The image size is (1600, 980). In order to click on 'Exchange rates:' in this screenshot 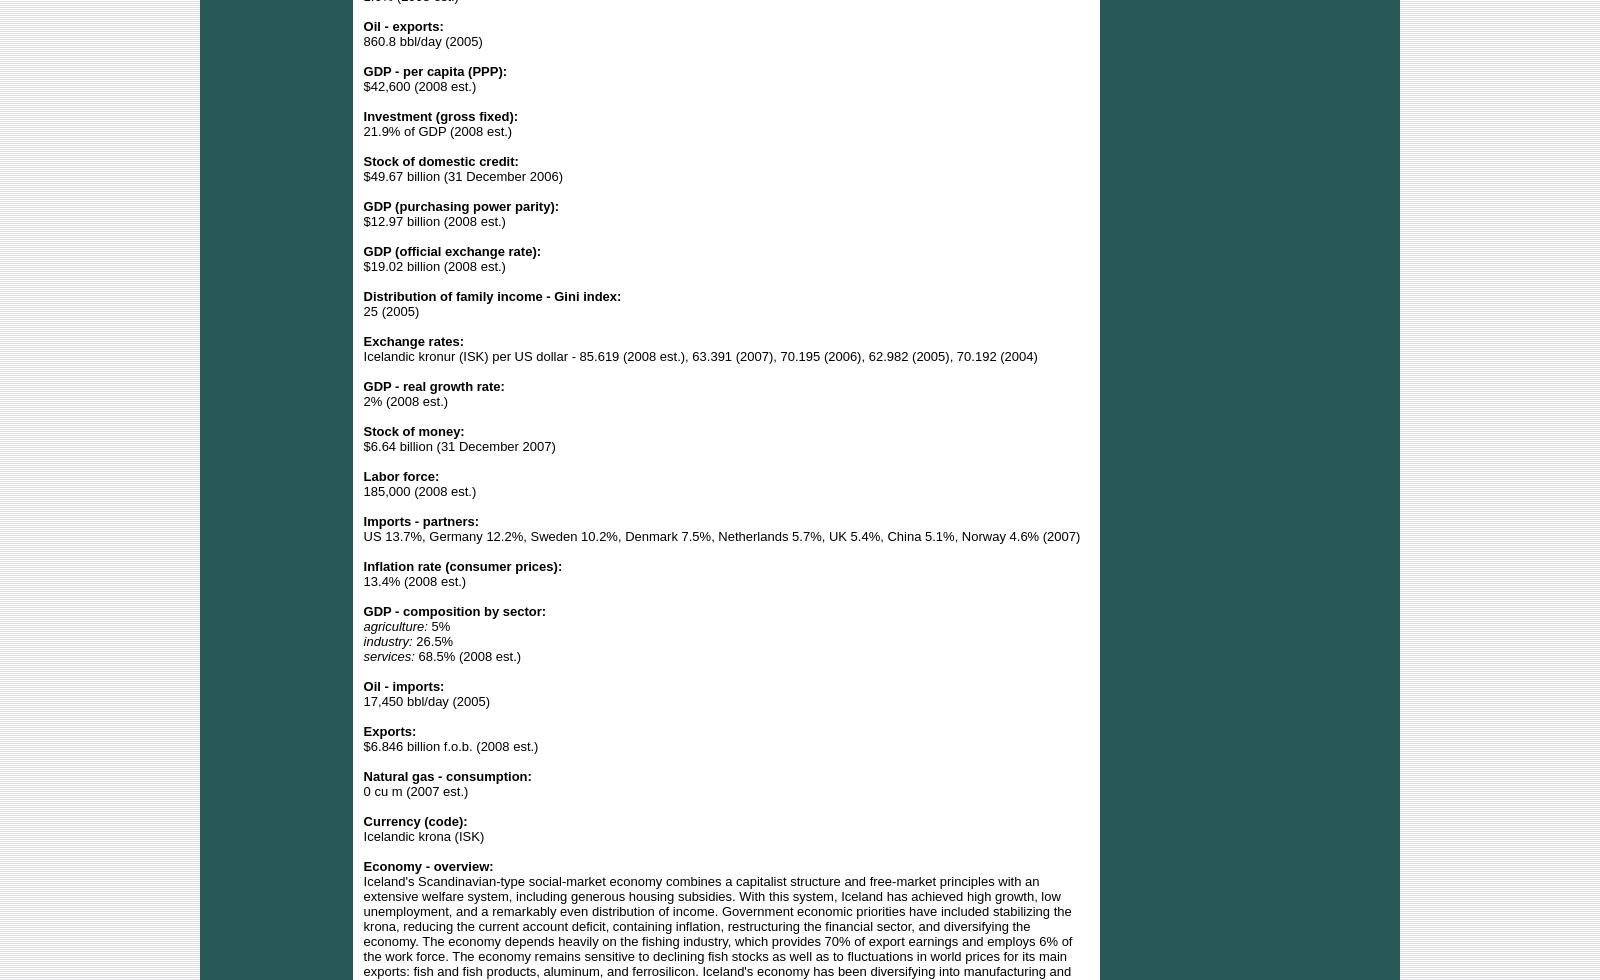, I will do `click(412, 340)`.